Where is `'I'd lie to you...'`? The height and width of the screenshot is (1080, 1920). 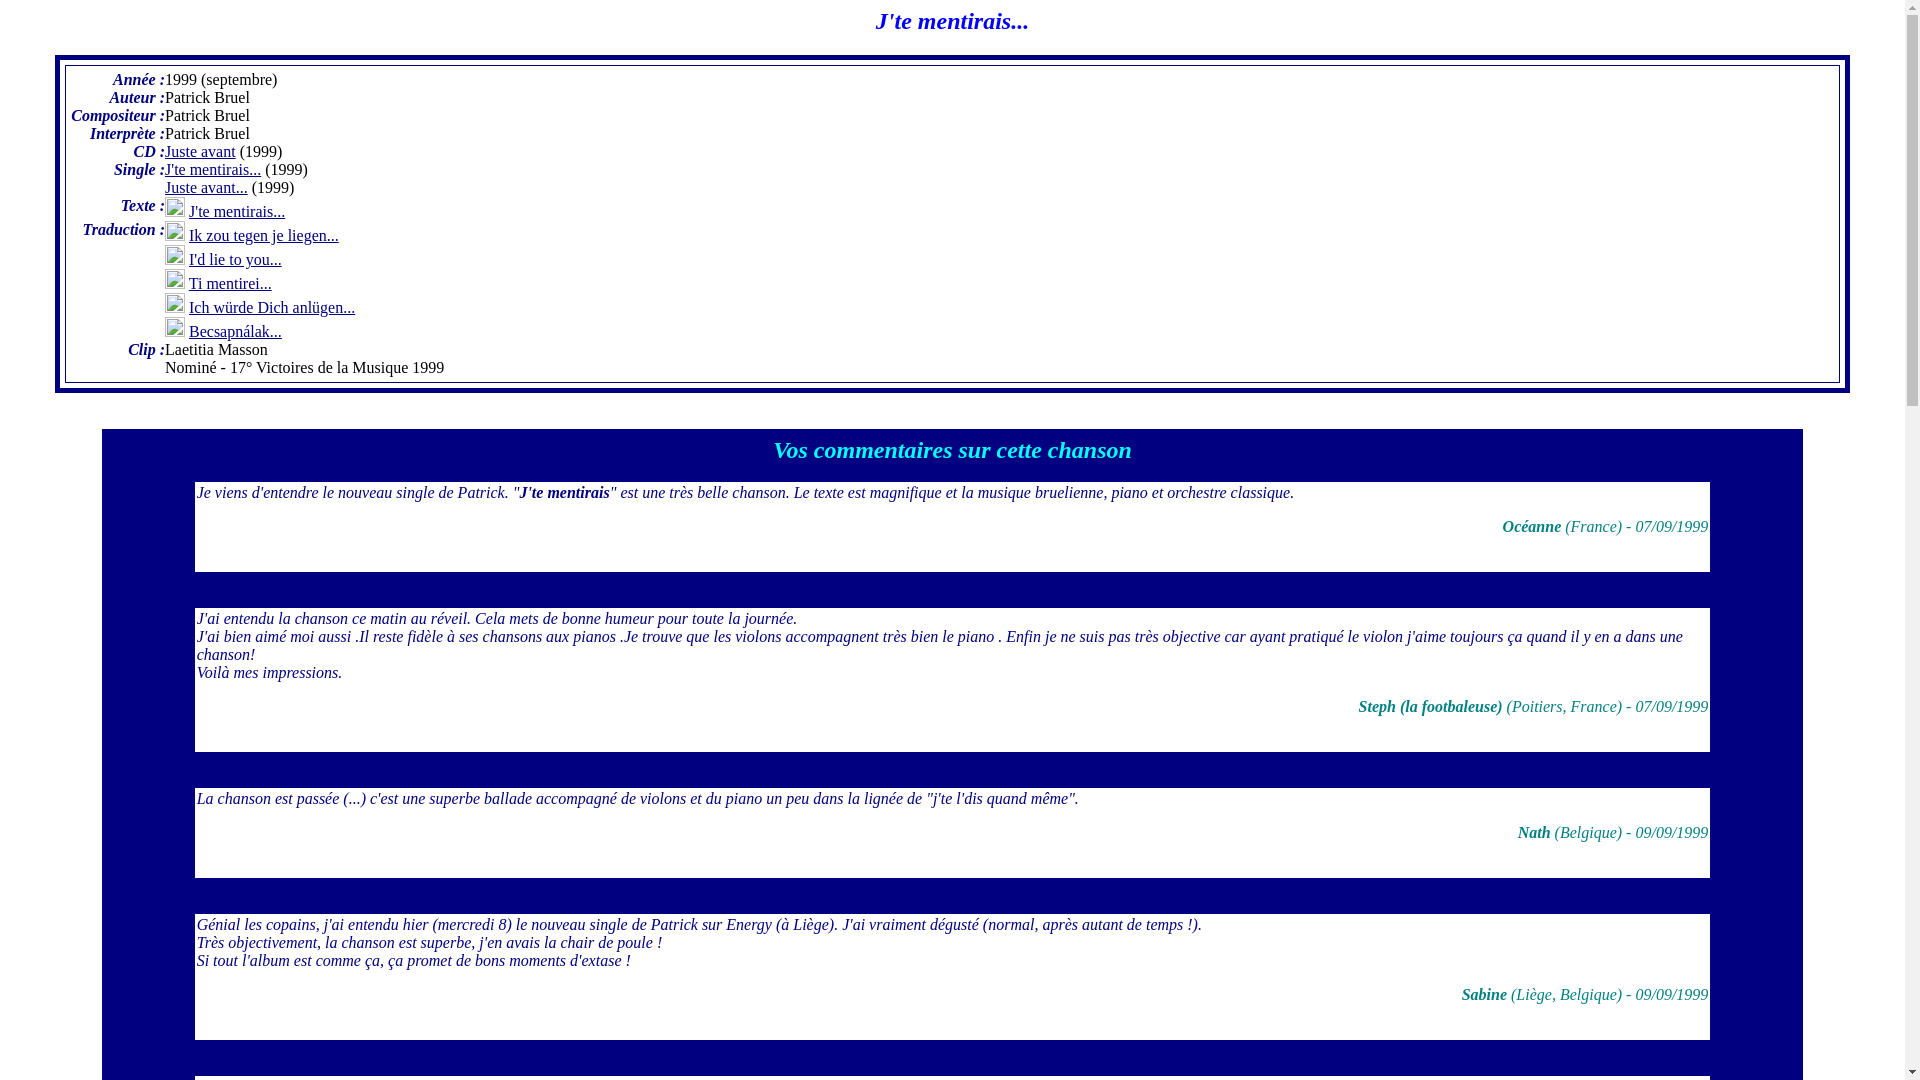 'I'd lie to you...' is located at coordinates (235, 258).